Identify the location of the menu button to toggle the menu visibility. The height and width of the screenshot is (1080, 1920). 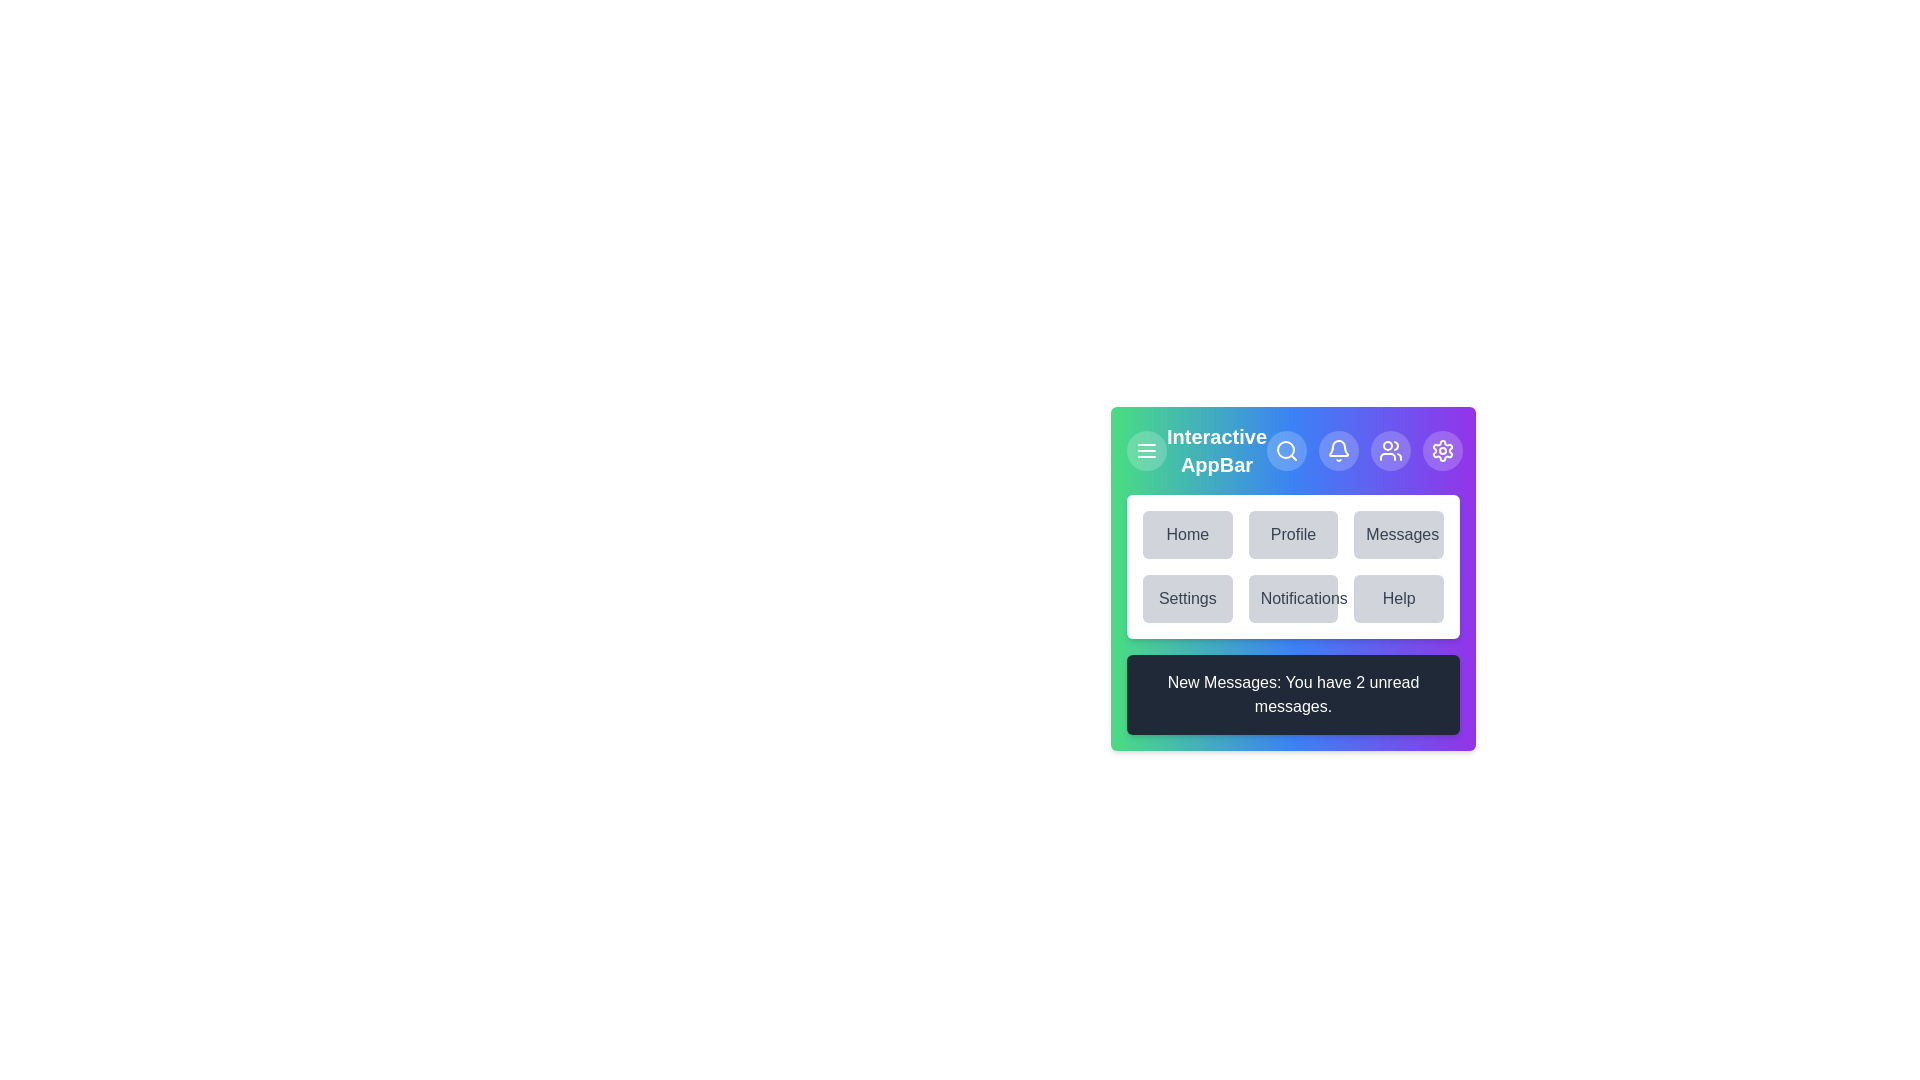
(1147, 451).